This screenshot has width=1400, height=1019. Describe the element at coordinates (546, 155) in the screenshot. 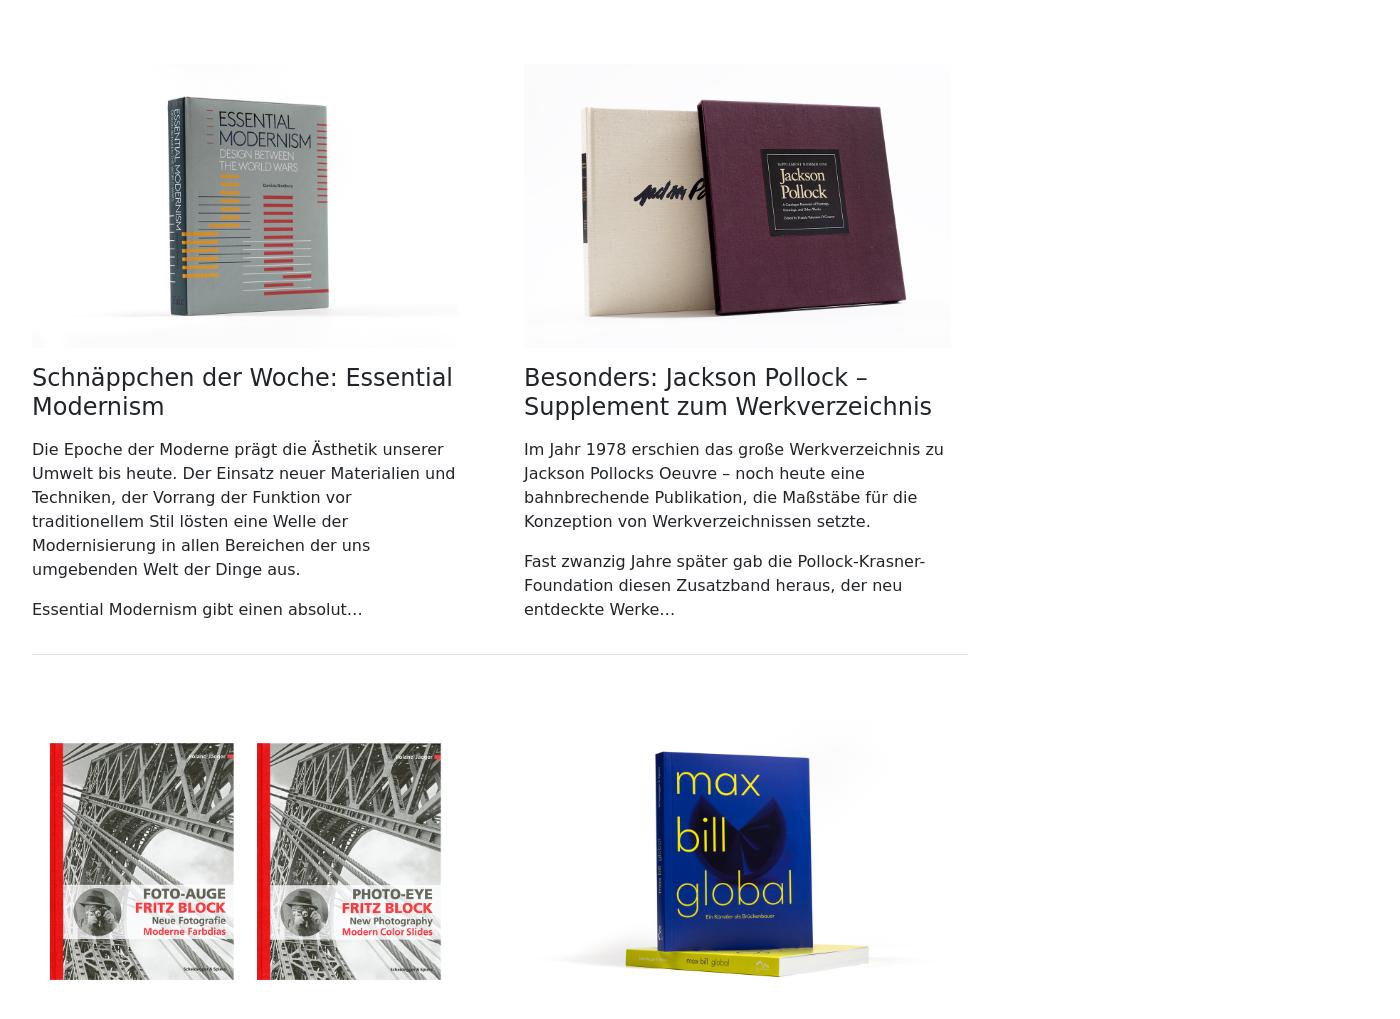

I see `'48,00'` at that location.